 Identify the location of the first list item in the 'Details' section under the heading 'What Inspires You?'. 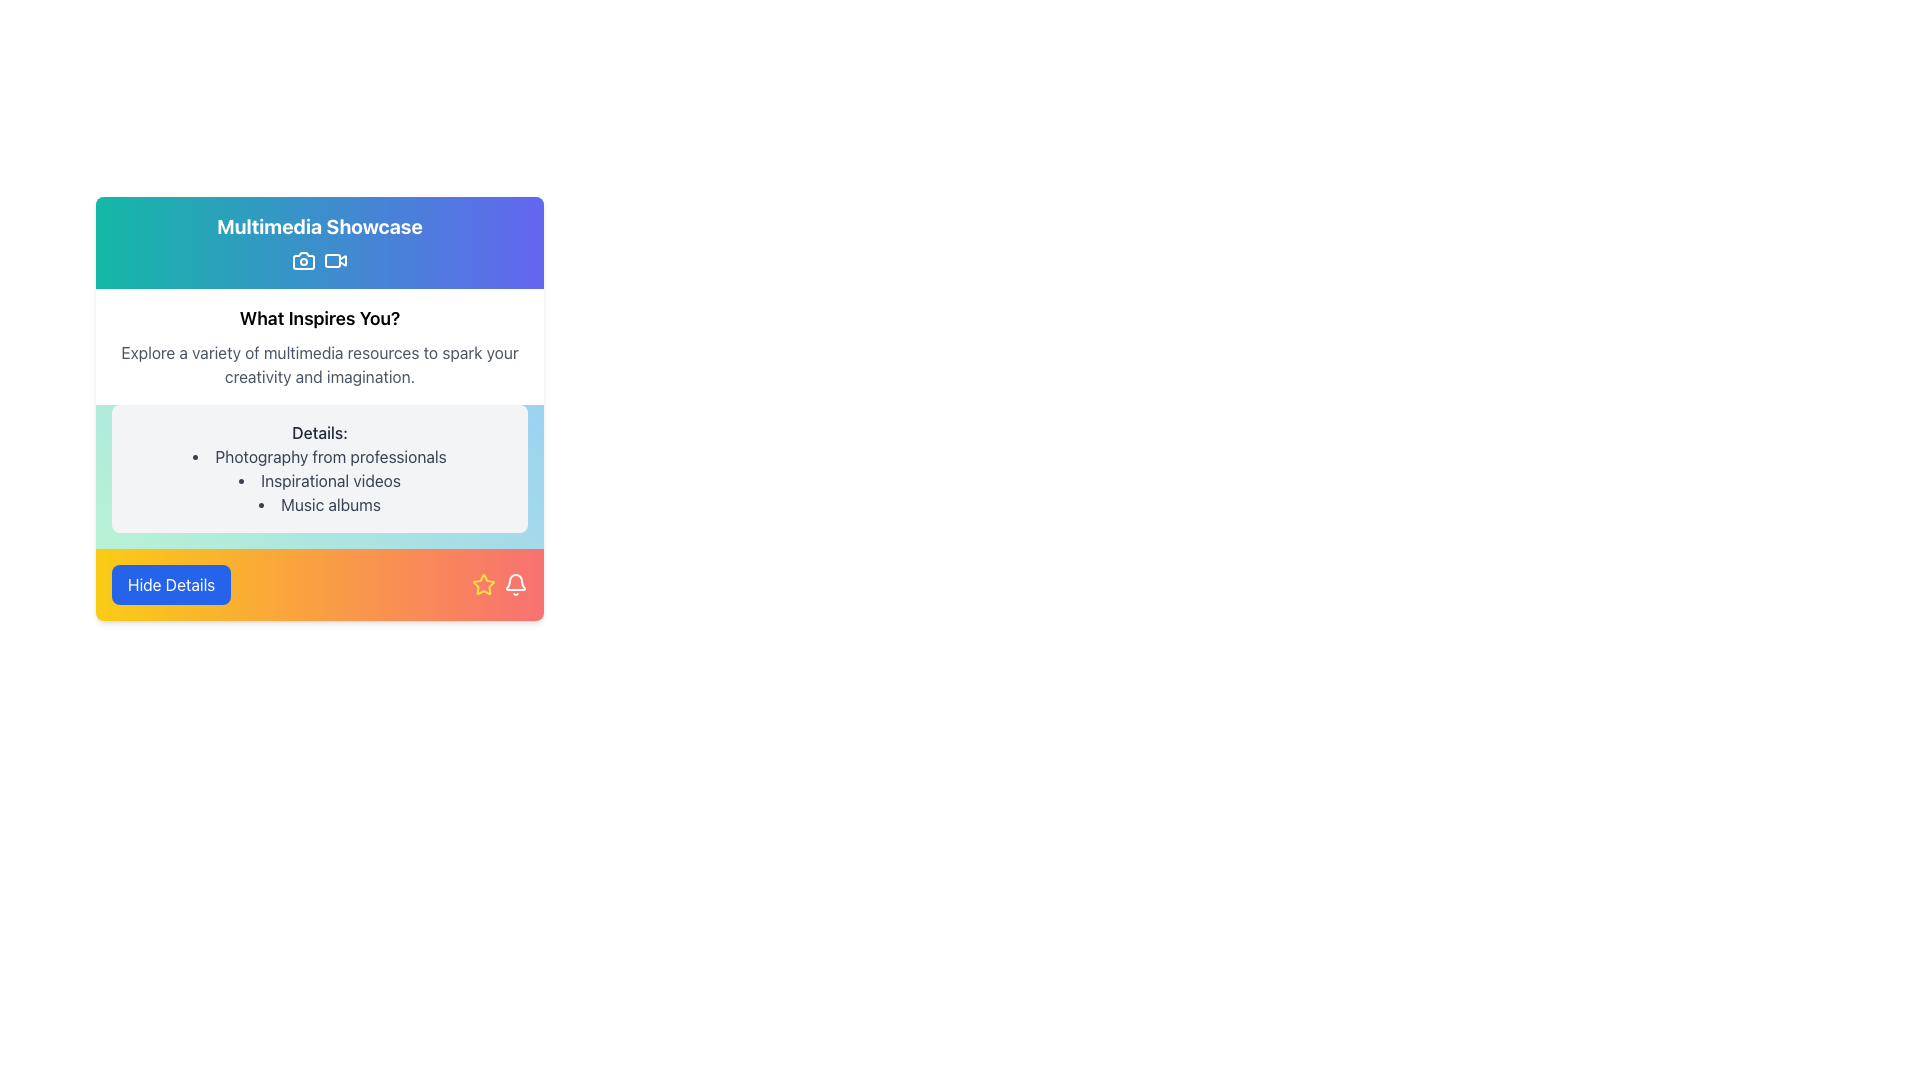
(320, 456).